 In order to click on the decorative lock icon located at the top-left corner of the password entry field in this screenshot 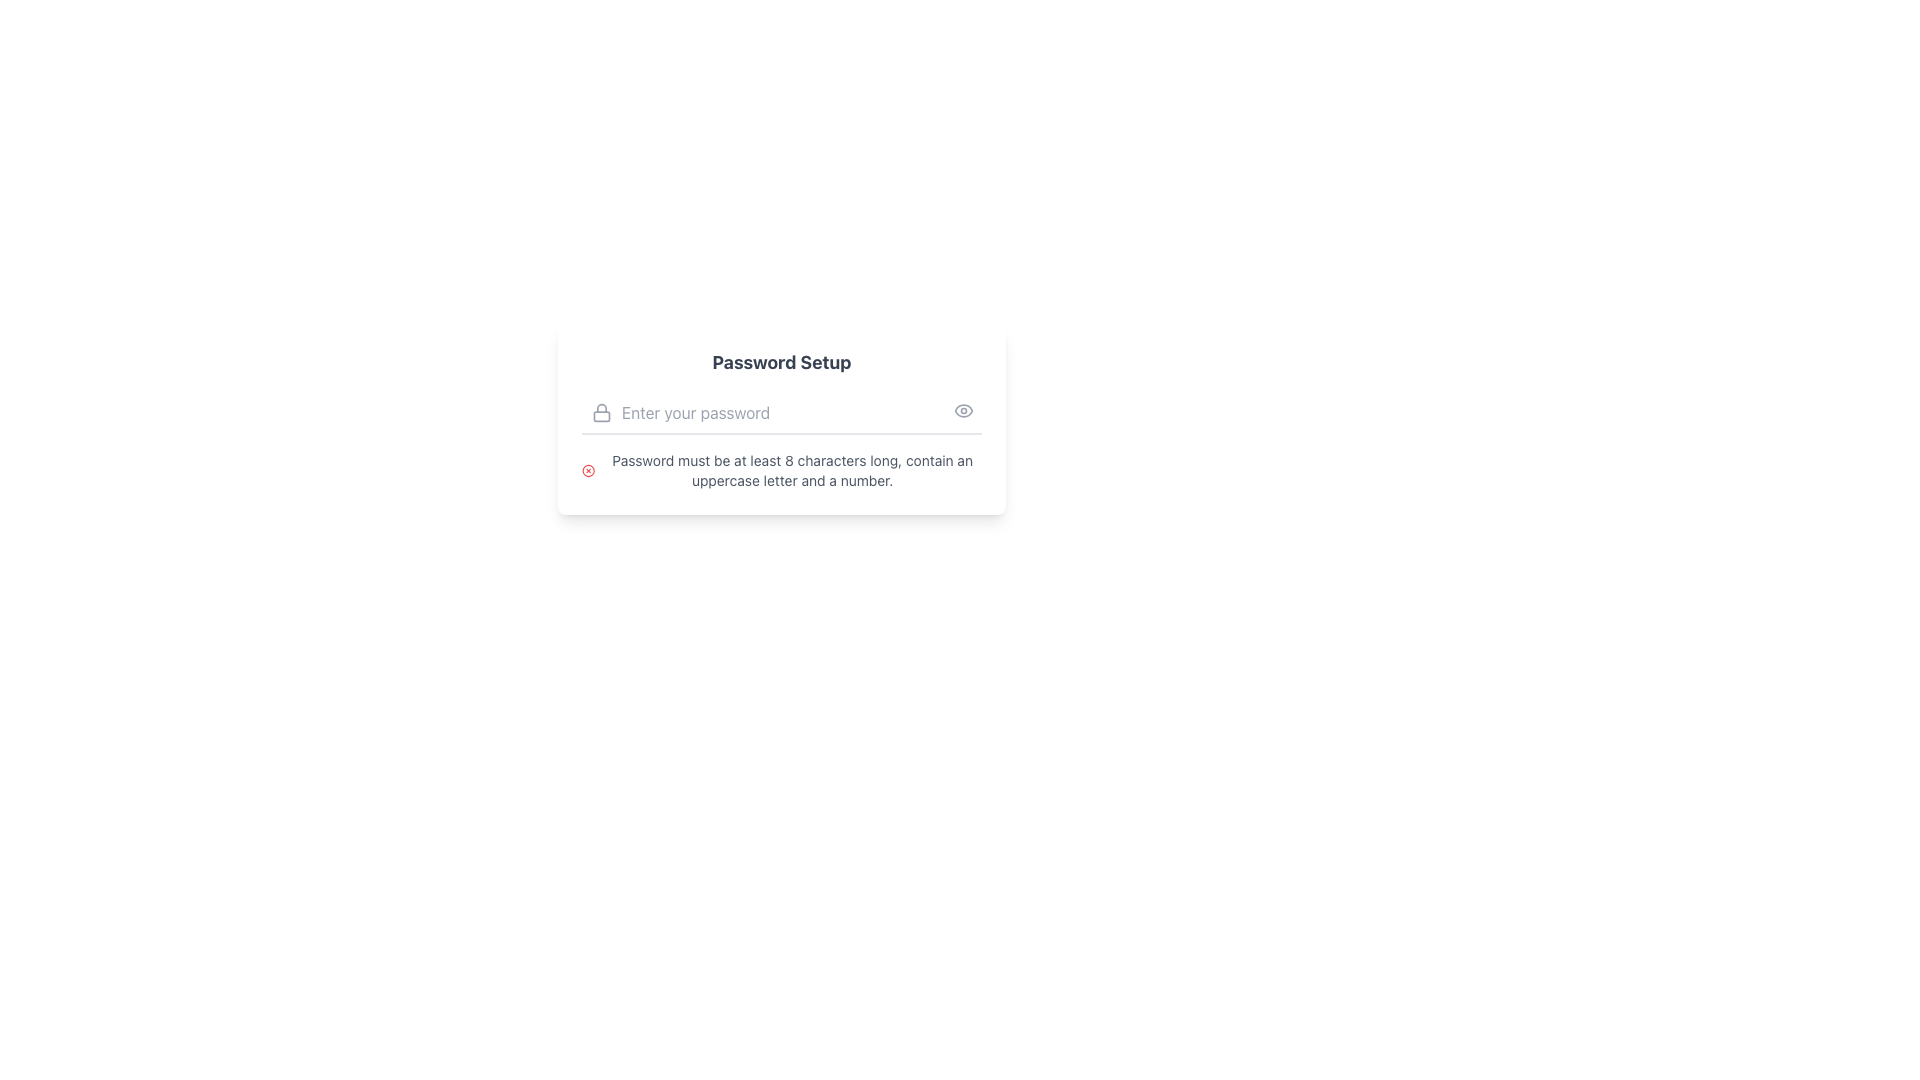, I will do `click(600, 411)`.